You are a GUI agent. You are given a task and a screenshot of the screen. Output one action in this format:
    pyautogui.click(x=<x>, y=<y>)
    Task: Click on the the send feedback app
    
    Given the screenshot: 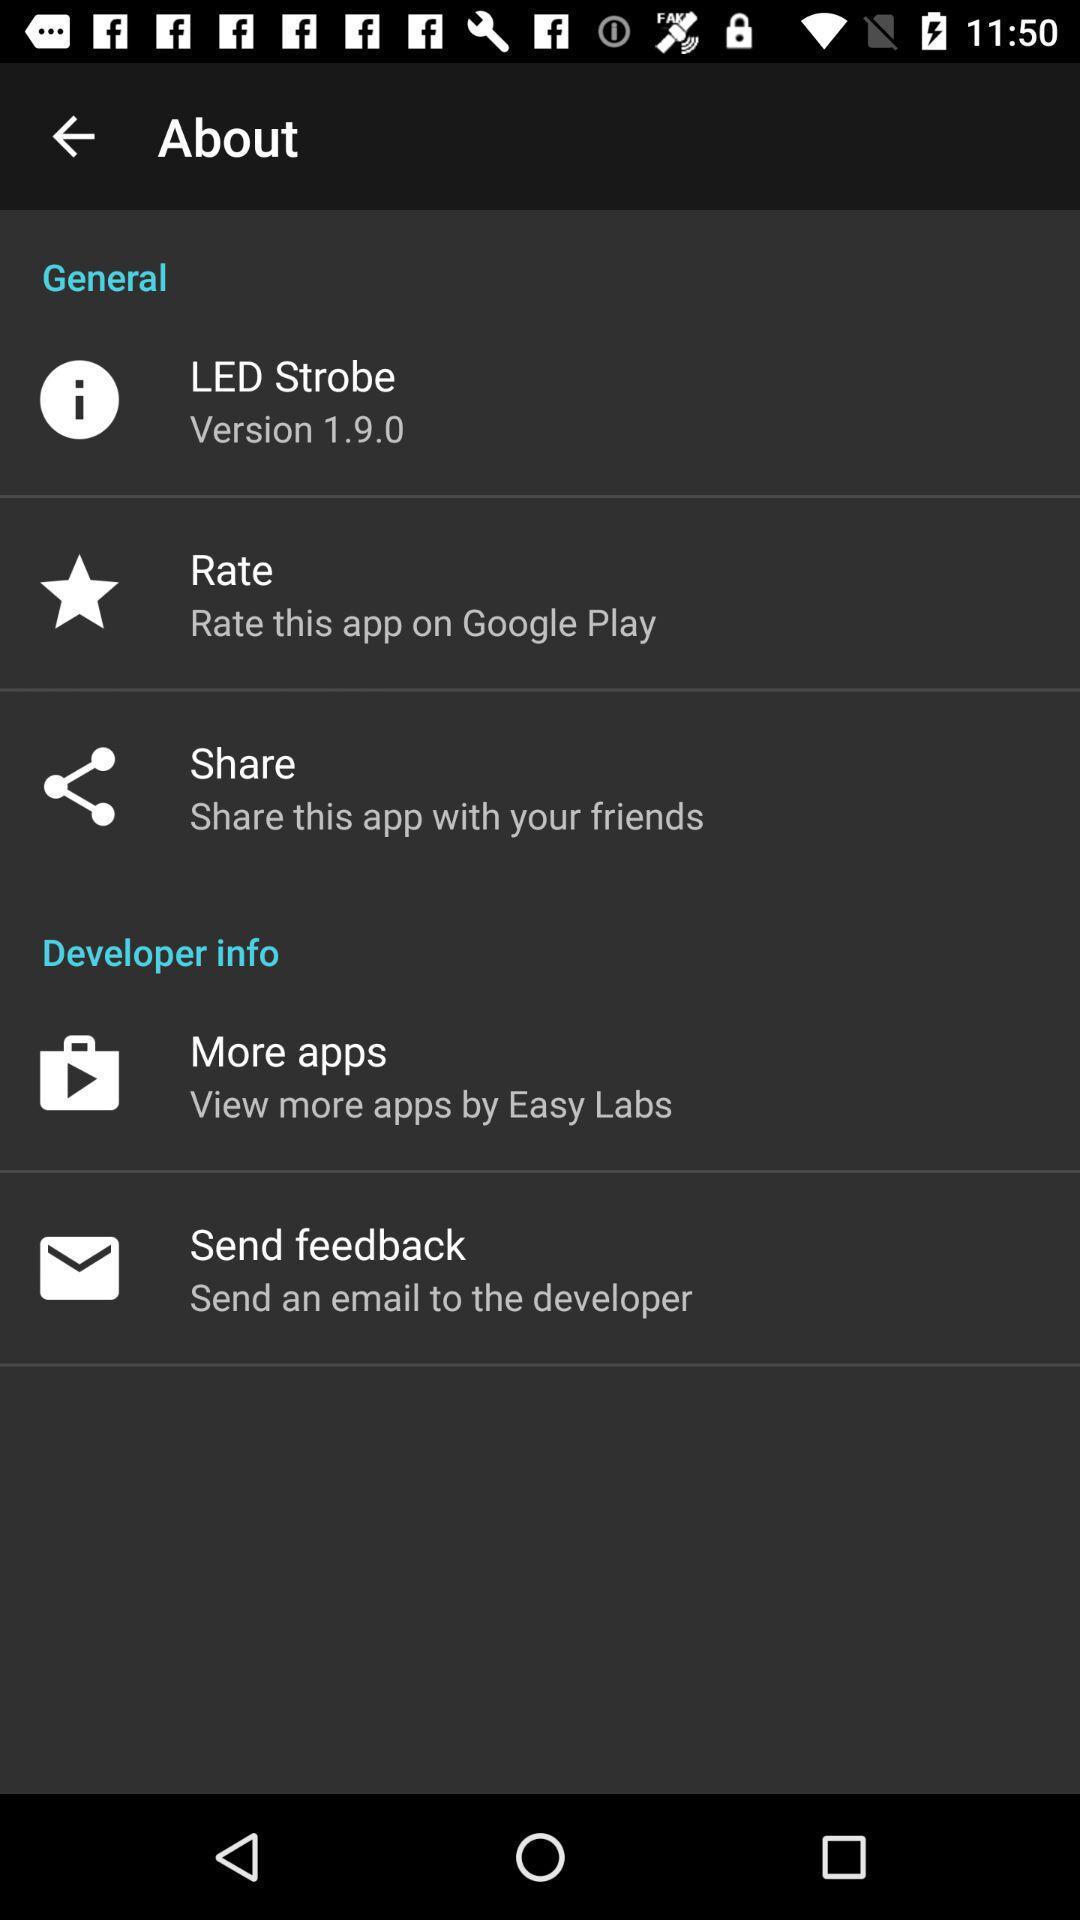 What is the action you would take?
    pyautogui.click(x=326, y=1242)
    